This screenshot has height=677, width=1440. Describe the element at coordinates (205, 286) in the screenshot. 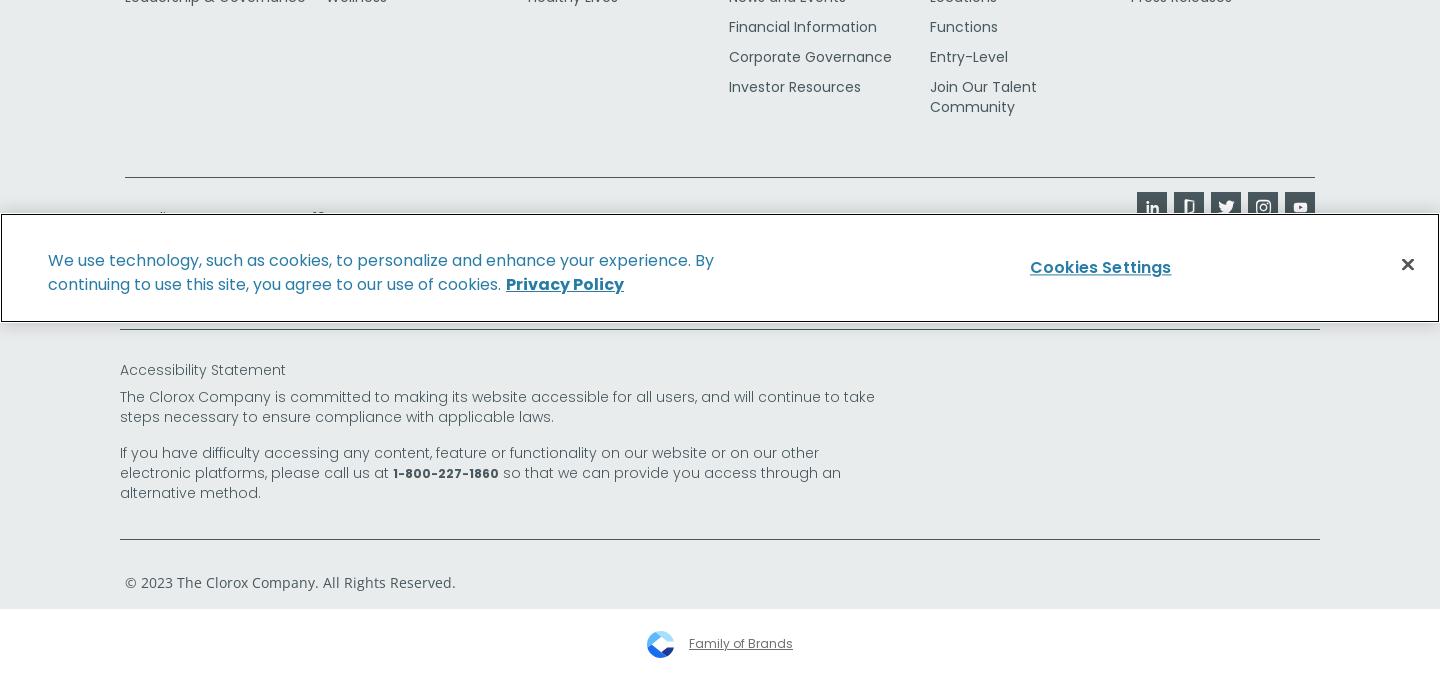

I see `'Terms (Recently Updated)'` at that location.